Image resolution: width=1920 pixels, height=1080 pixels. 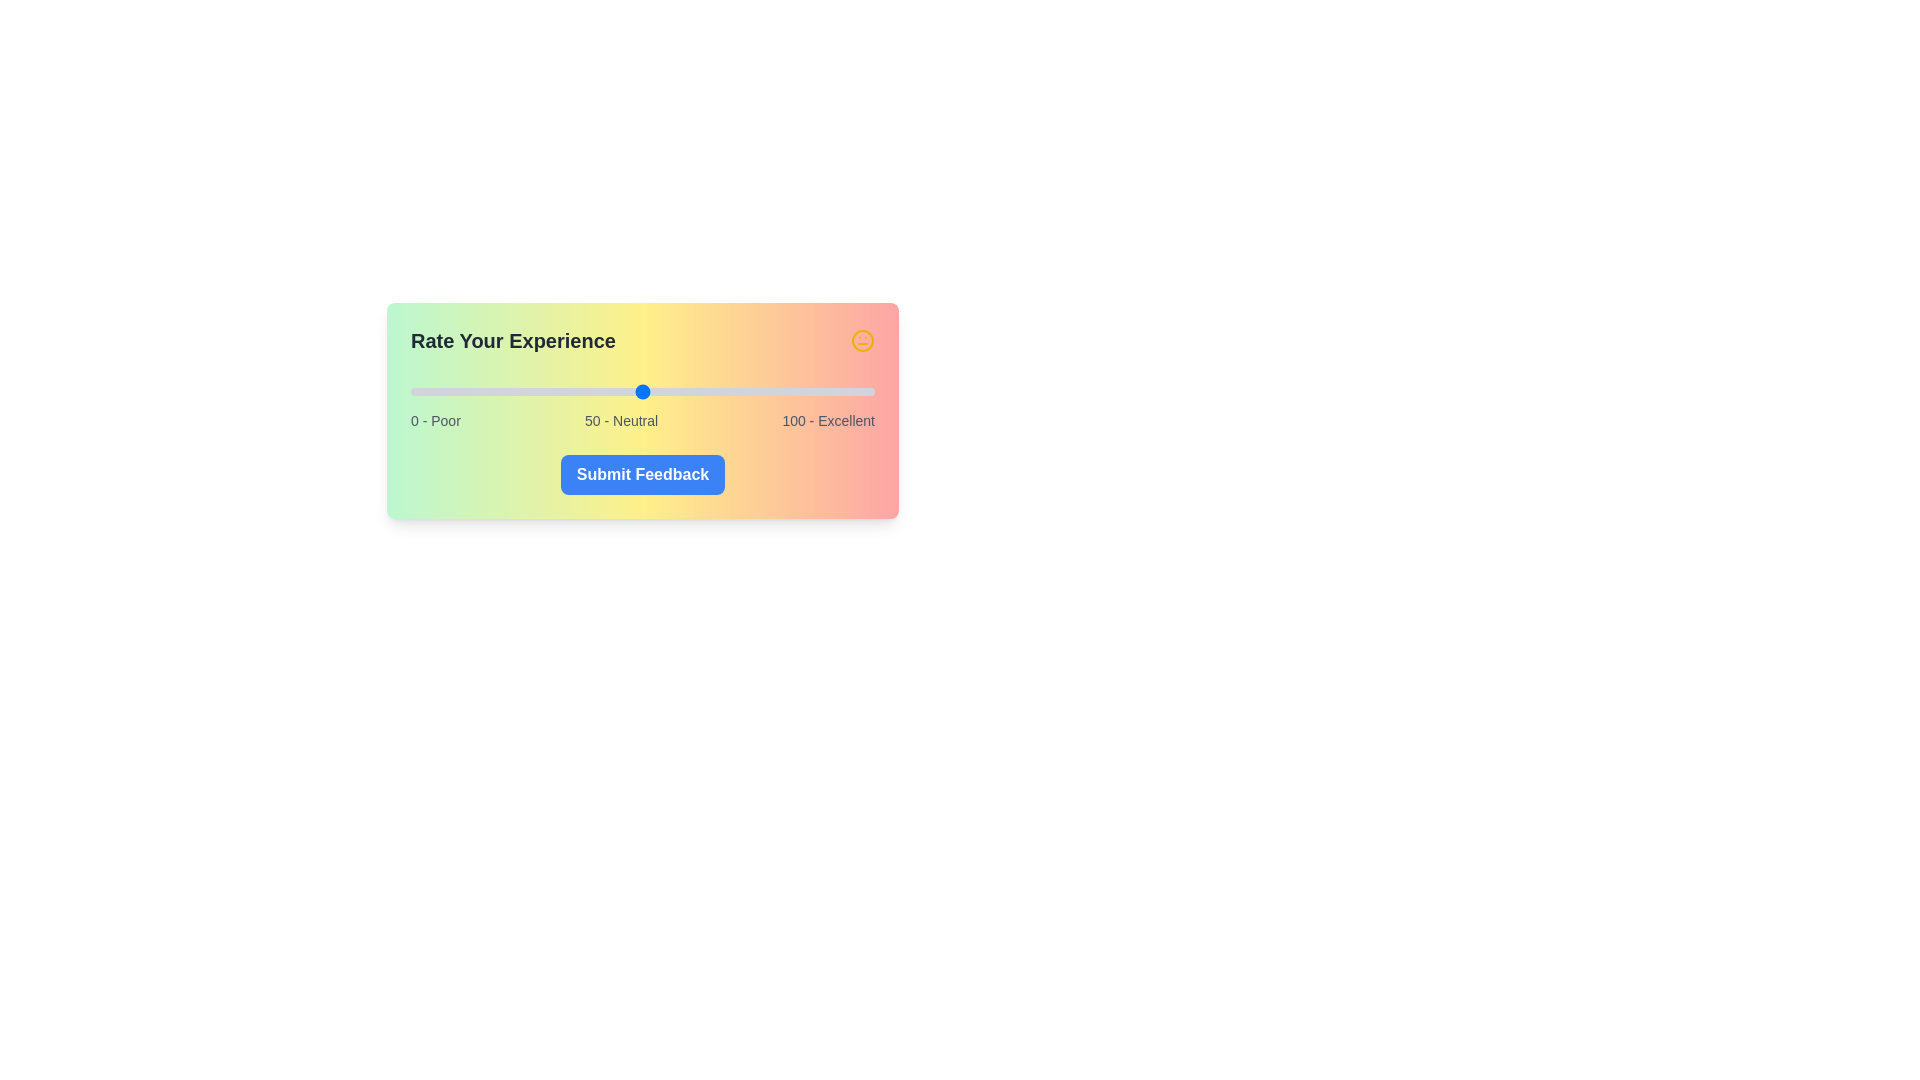 I want to click on the satisfaction slider to 94 value, so click(x=847, y=392).